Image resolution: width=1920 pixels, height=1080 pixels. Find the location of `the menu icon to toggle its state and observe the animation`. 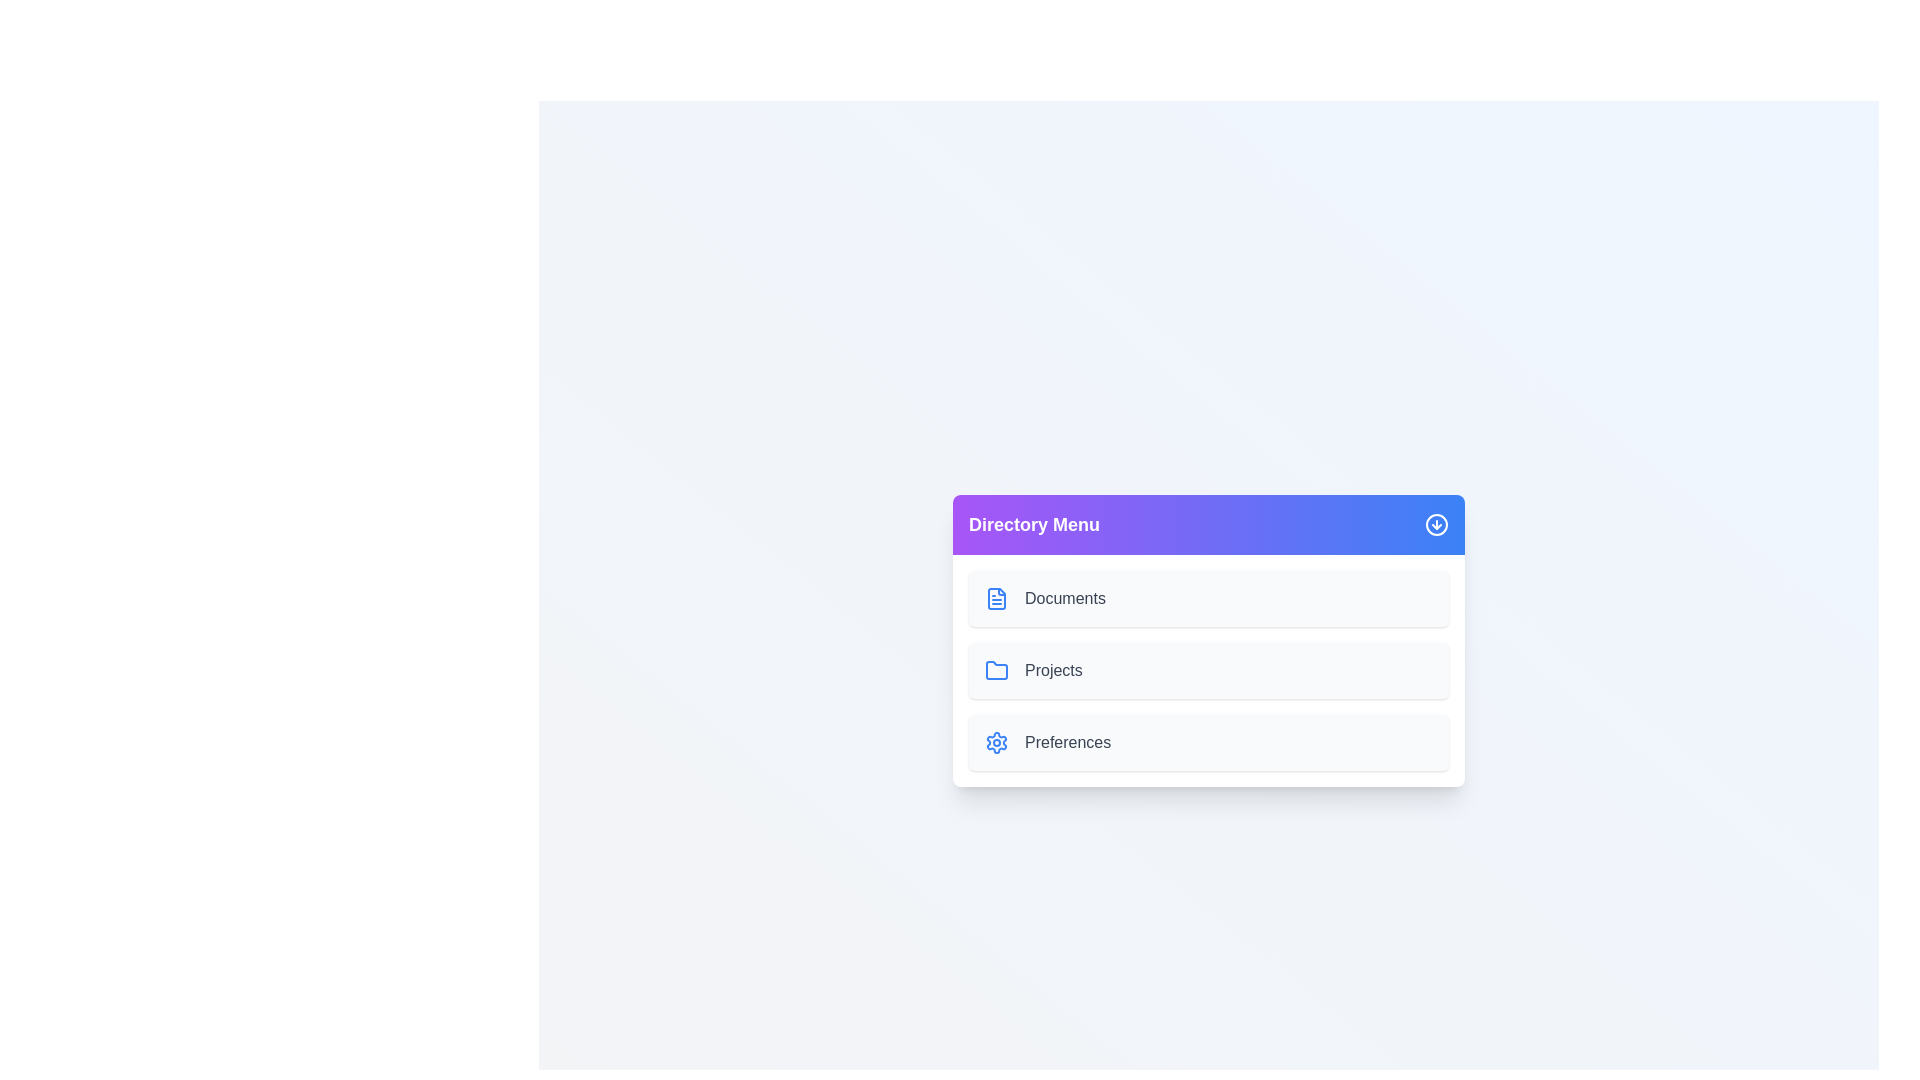

the menu icon to toggle its state and observe the animation is located at coordinates (1435, 523).